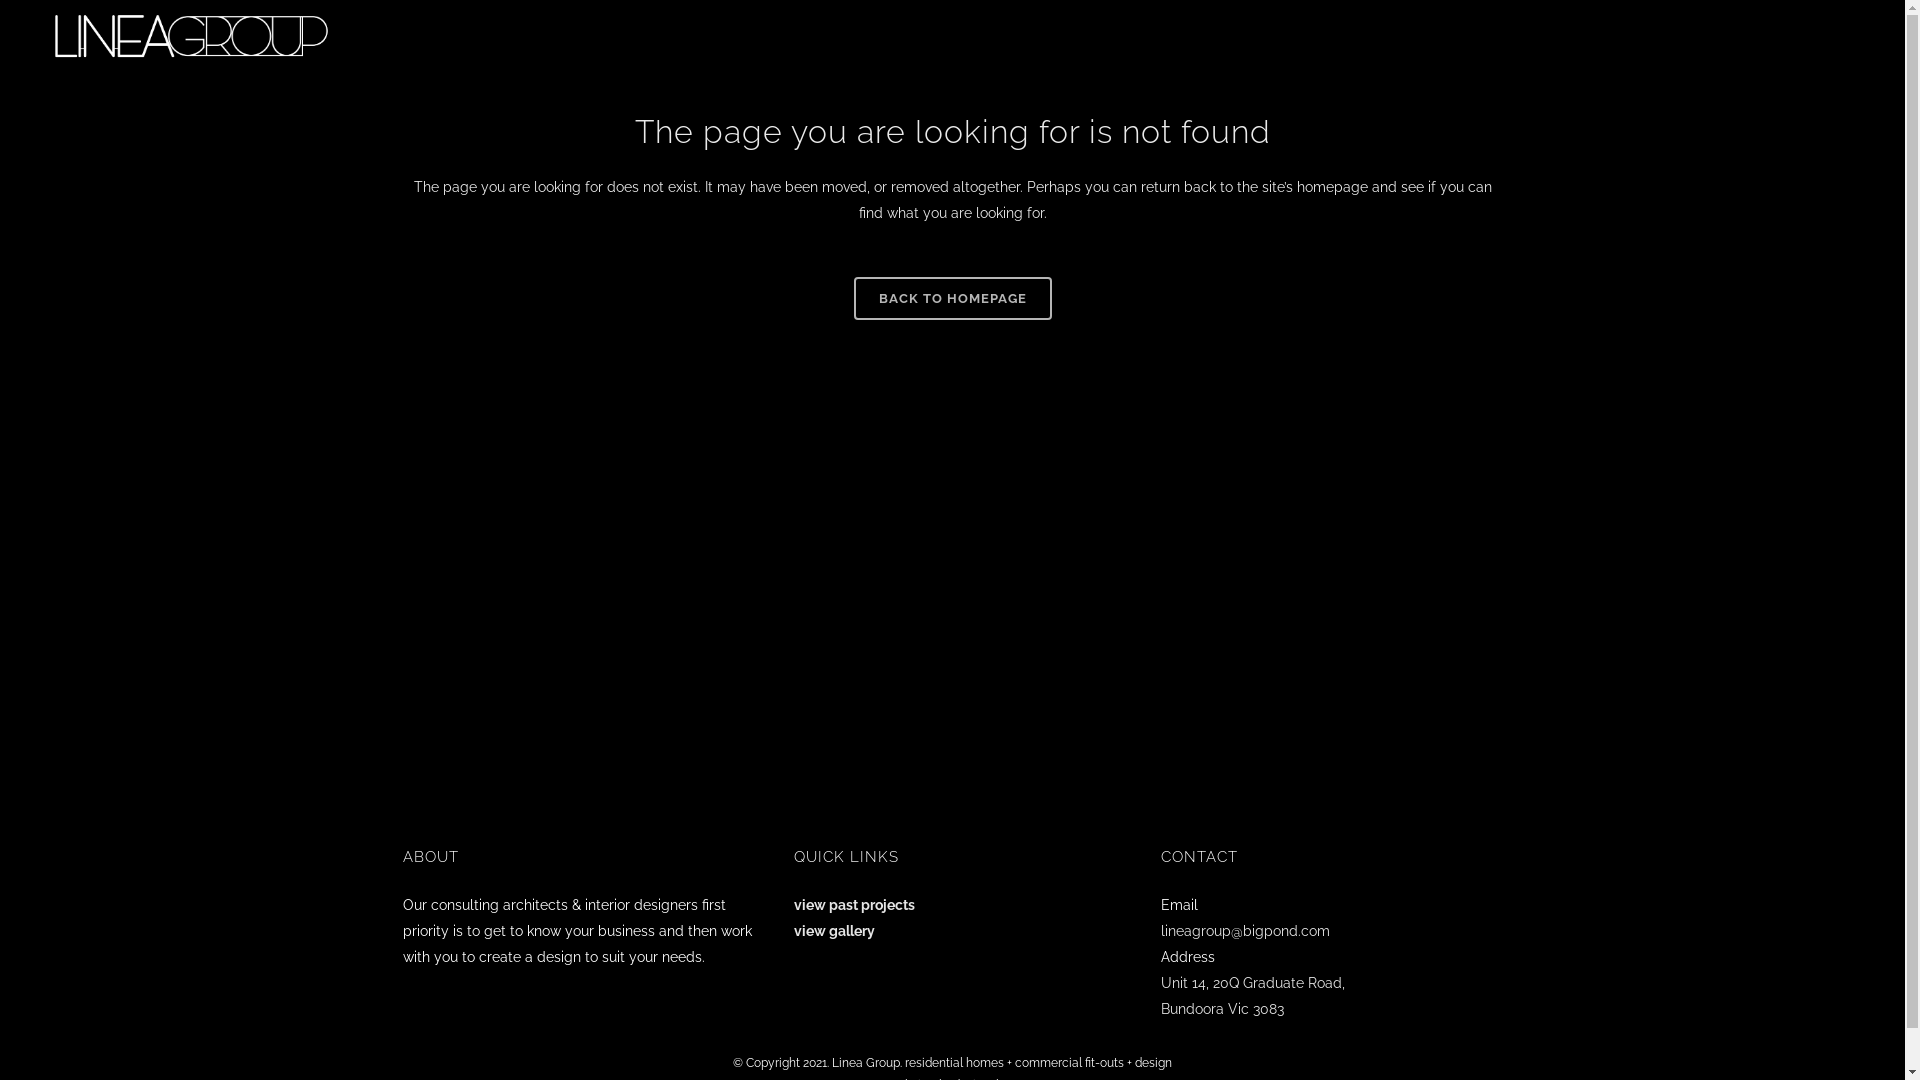 The height and width of the screenshot is (1080, 1920). What do you see at coordinates (1244, 930) in the screenshot?
I see `'lineagroup@bigpond.com'` at bounding box center [1244, 930].